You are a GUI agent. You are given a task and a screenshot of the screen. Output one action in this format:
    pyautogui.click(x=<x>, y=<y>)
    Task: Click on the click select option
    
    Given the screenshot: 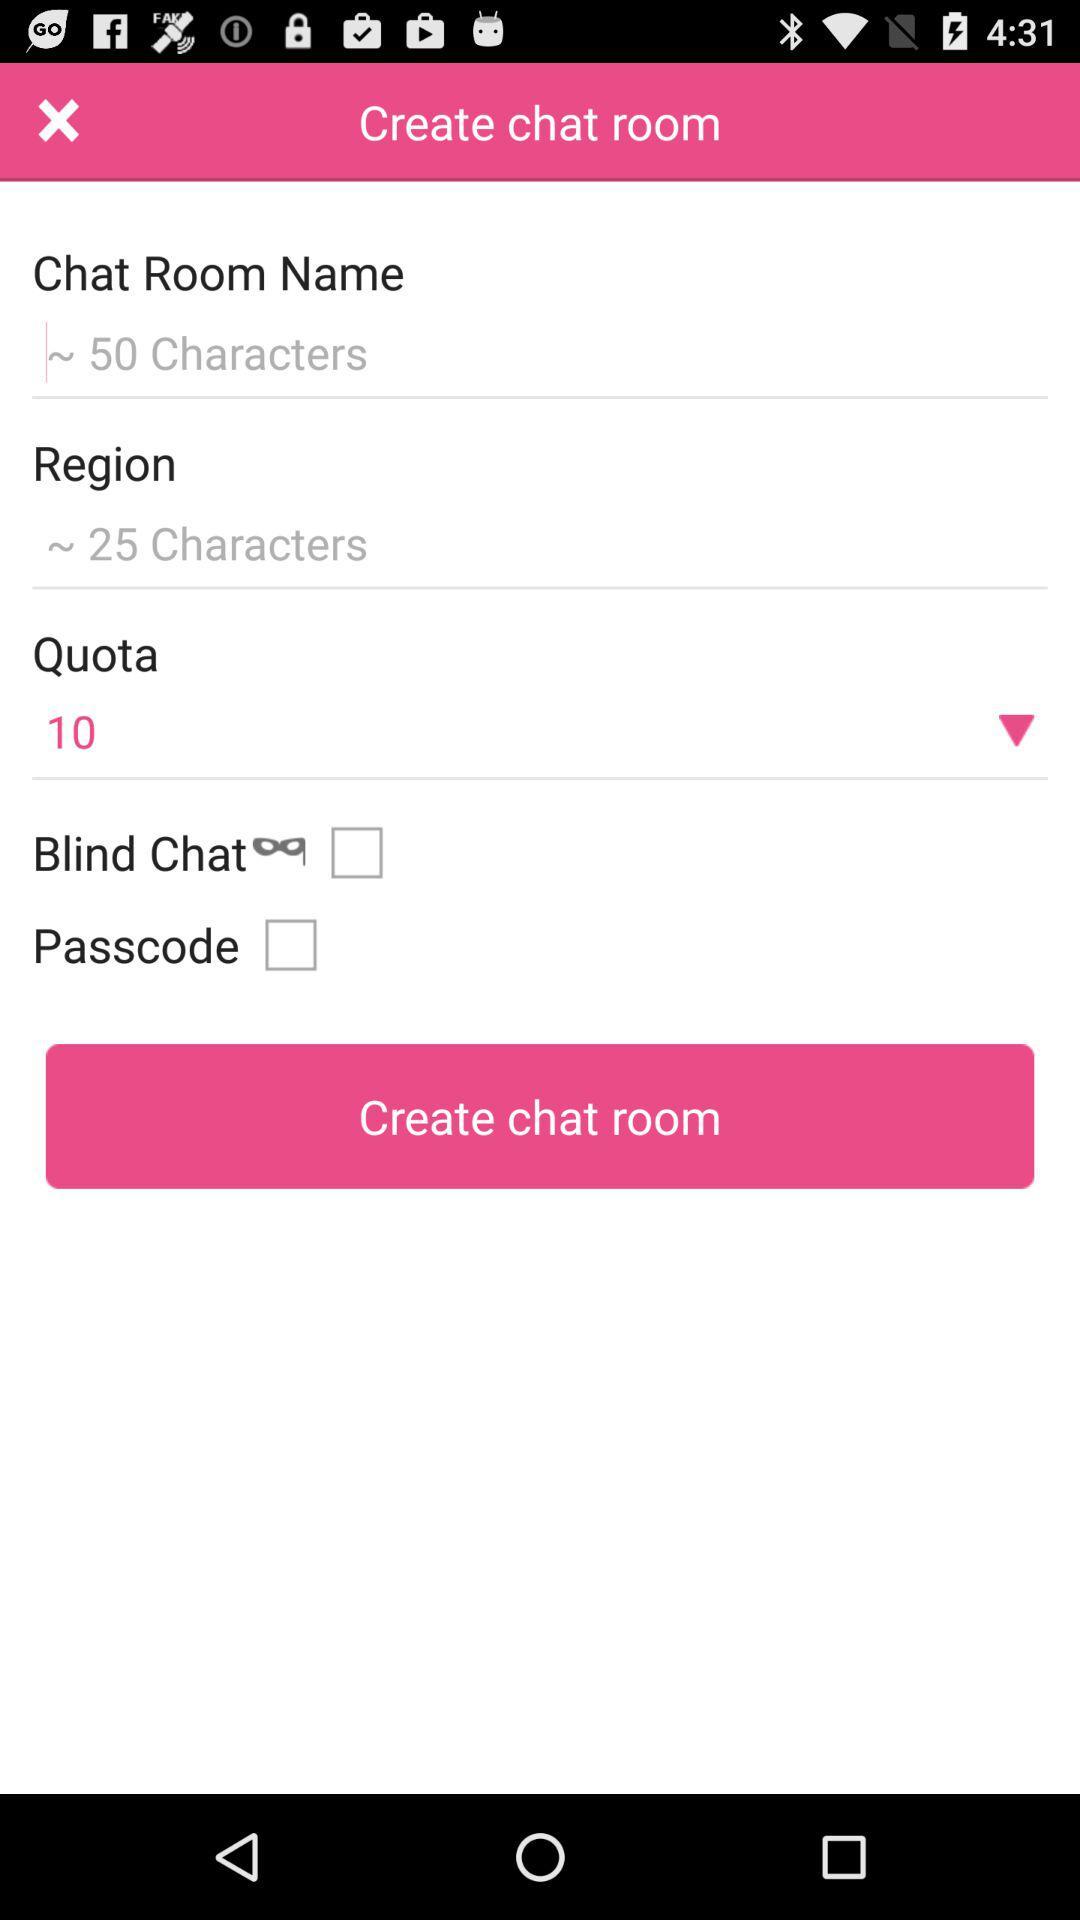 What is the action you would take?
    pyautogui.click(x=364, y=852)
    